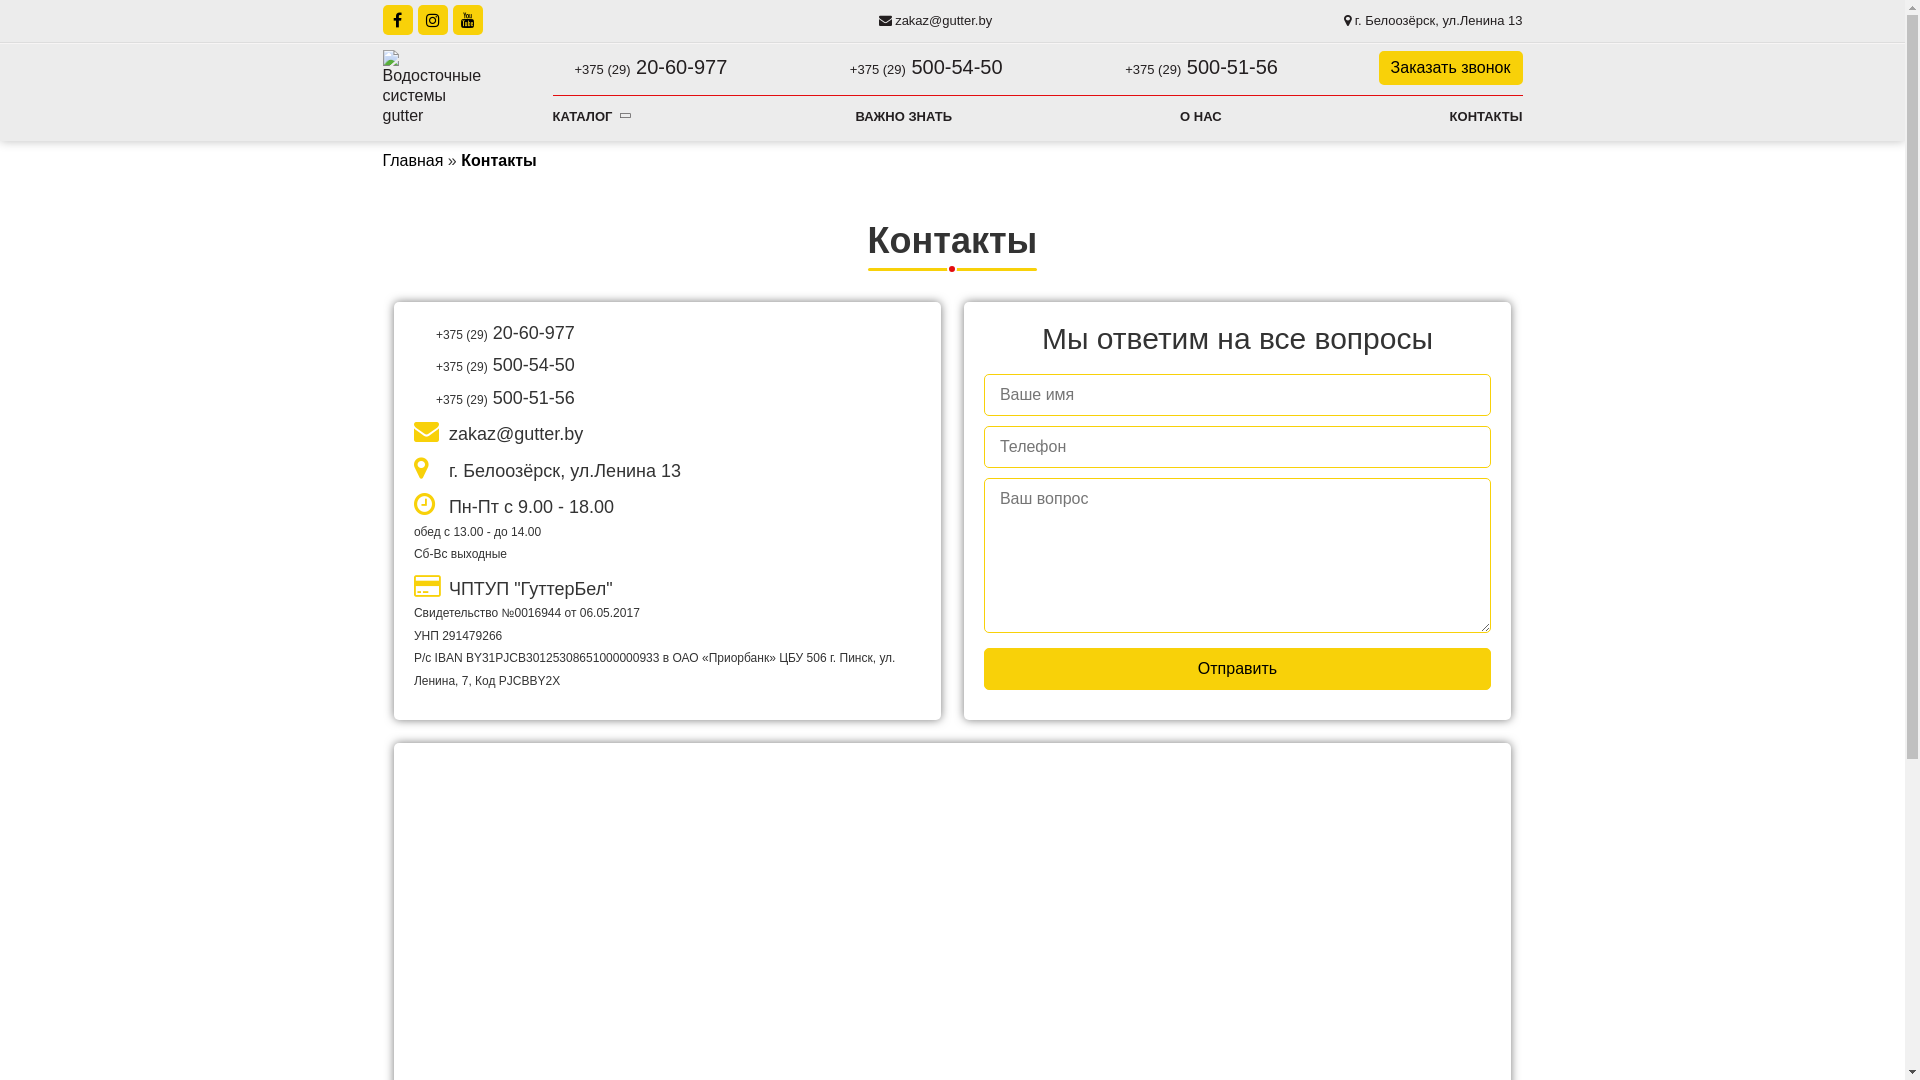 Image resolution: width=1920 pixels, height=1080 pixels. I want to click on 'zakaz@gutter.by', so click(878, 20).